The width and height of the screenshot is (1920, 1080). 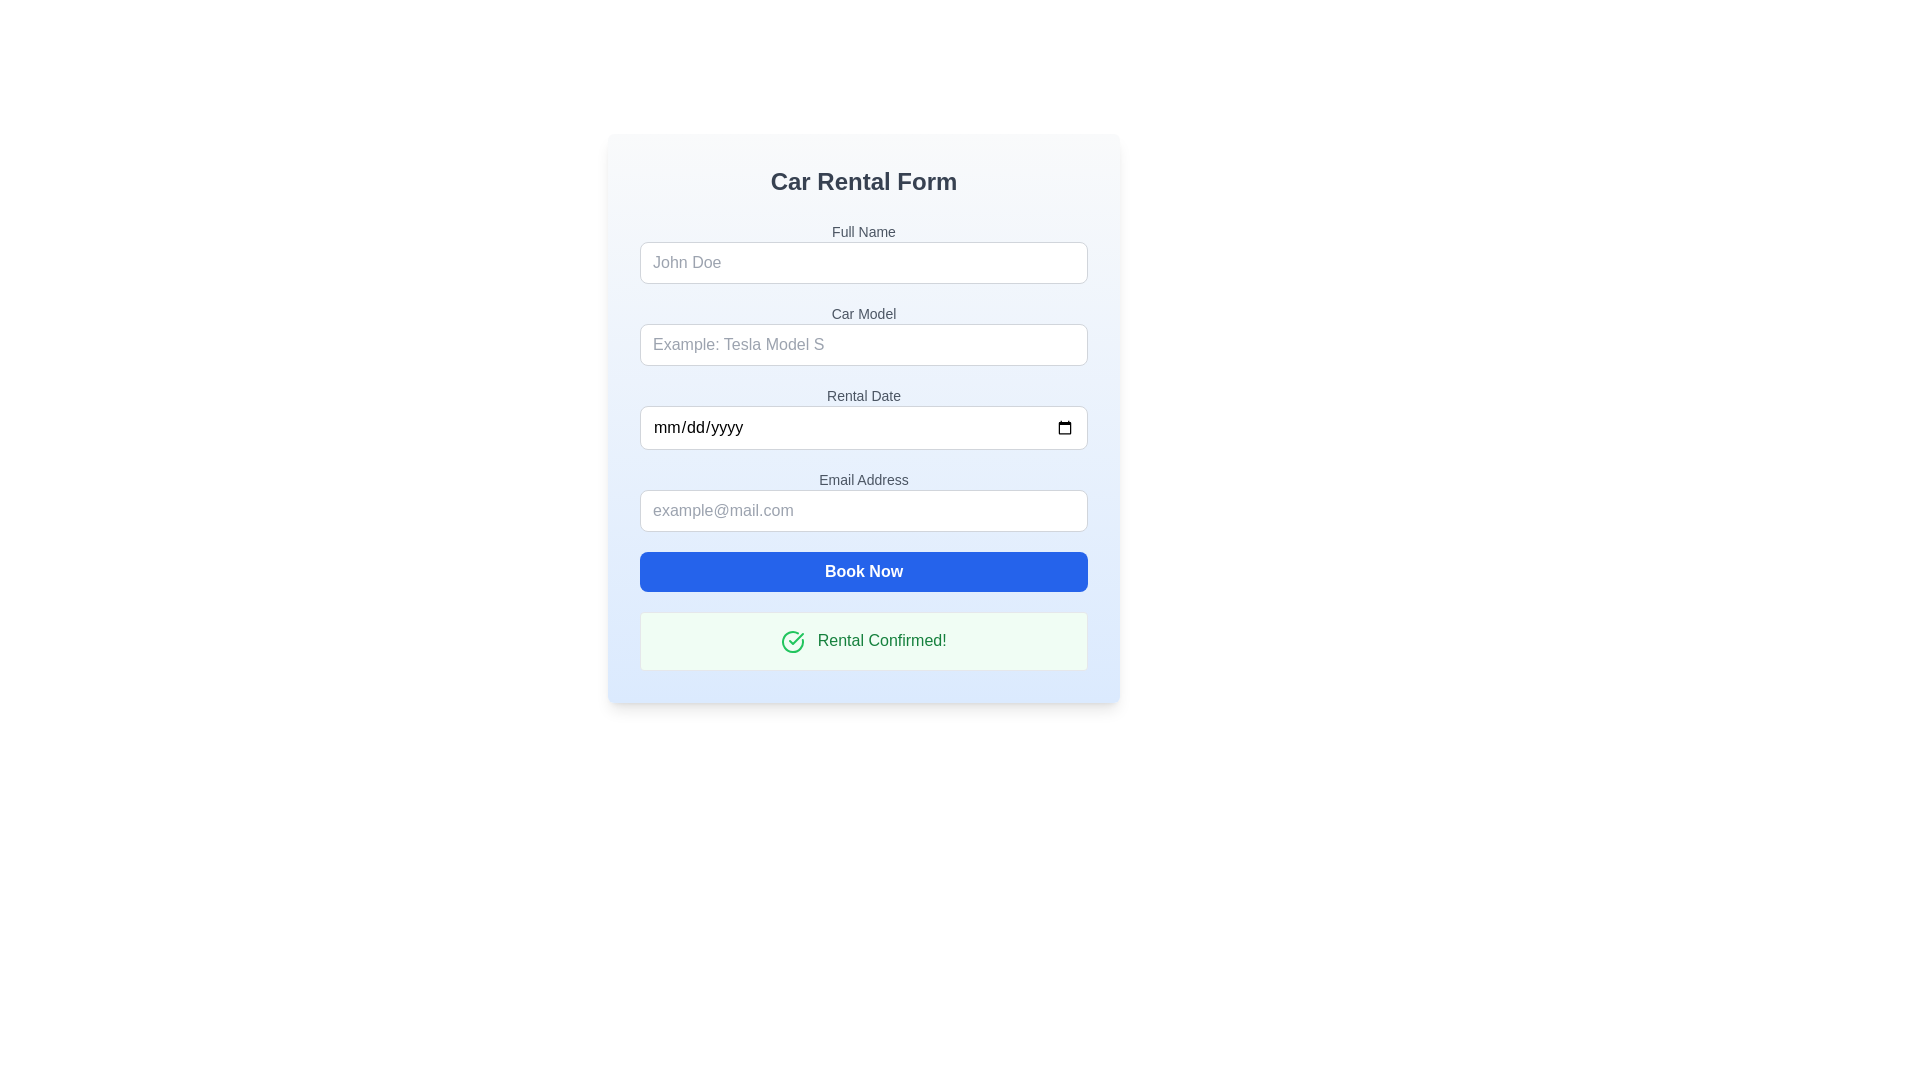 I want to click on the Checkmark within Circle icon that indicates successful confirmation of the car rental booking, located to the left of the 'Rental Confirmed!' message, so click(x=795, y=638).